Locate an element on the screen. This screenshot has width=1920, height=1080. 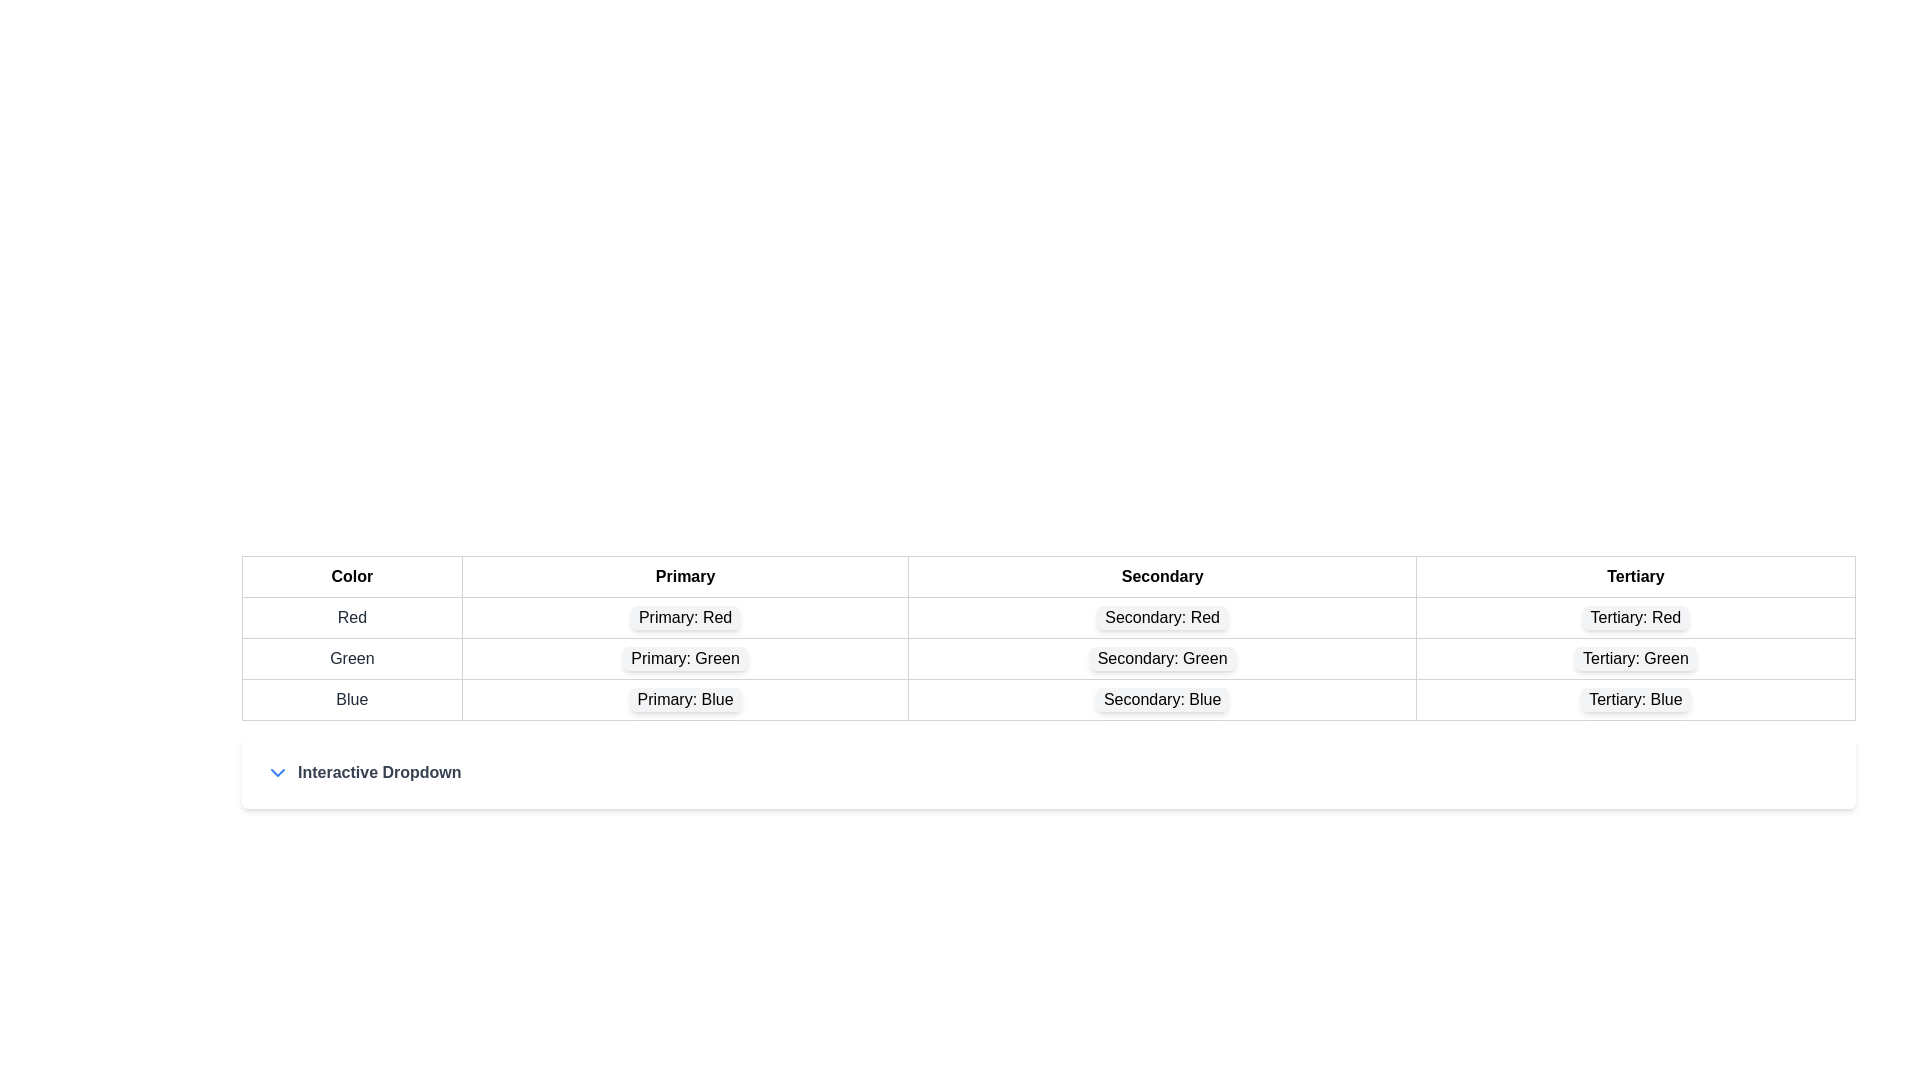
the static text label that provides information about the primary category of the color 'Blue', located in the third row of a table under the 'Primary' column is located at coordinates (685, 698).